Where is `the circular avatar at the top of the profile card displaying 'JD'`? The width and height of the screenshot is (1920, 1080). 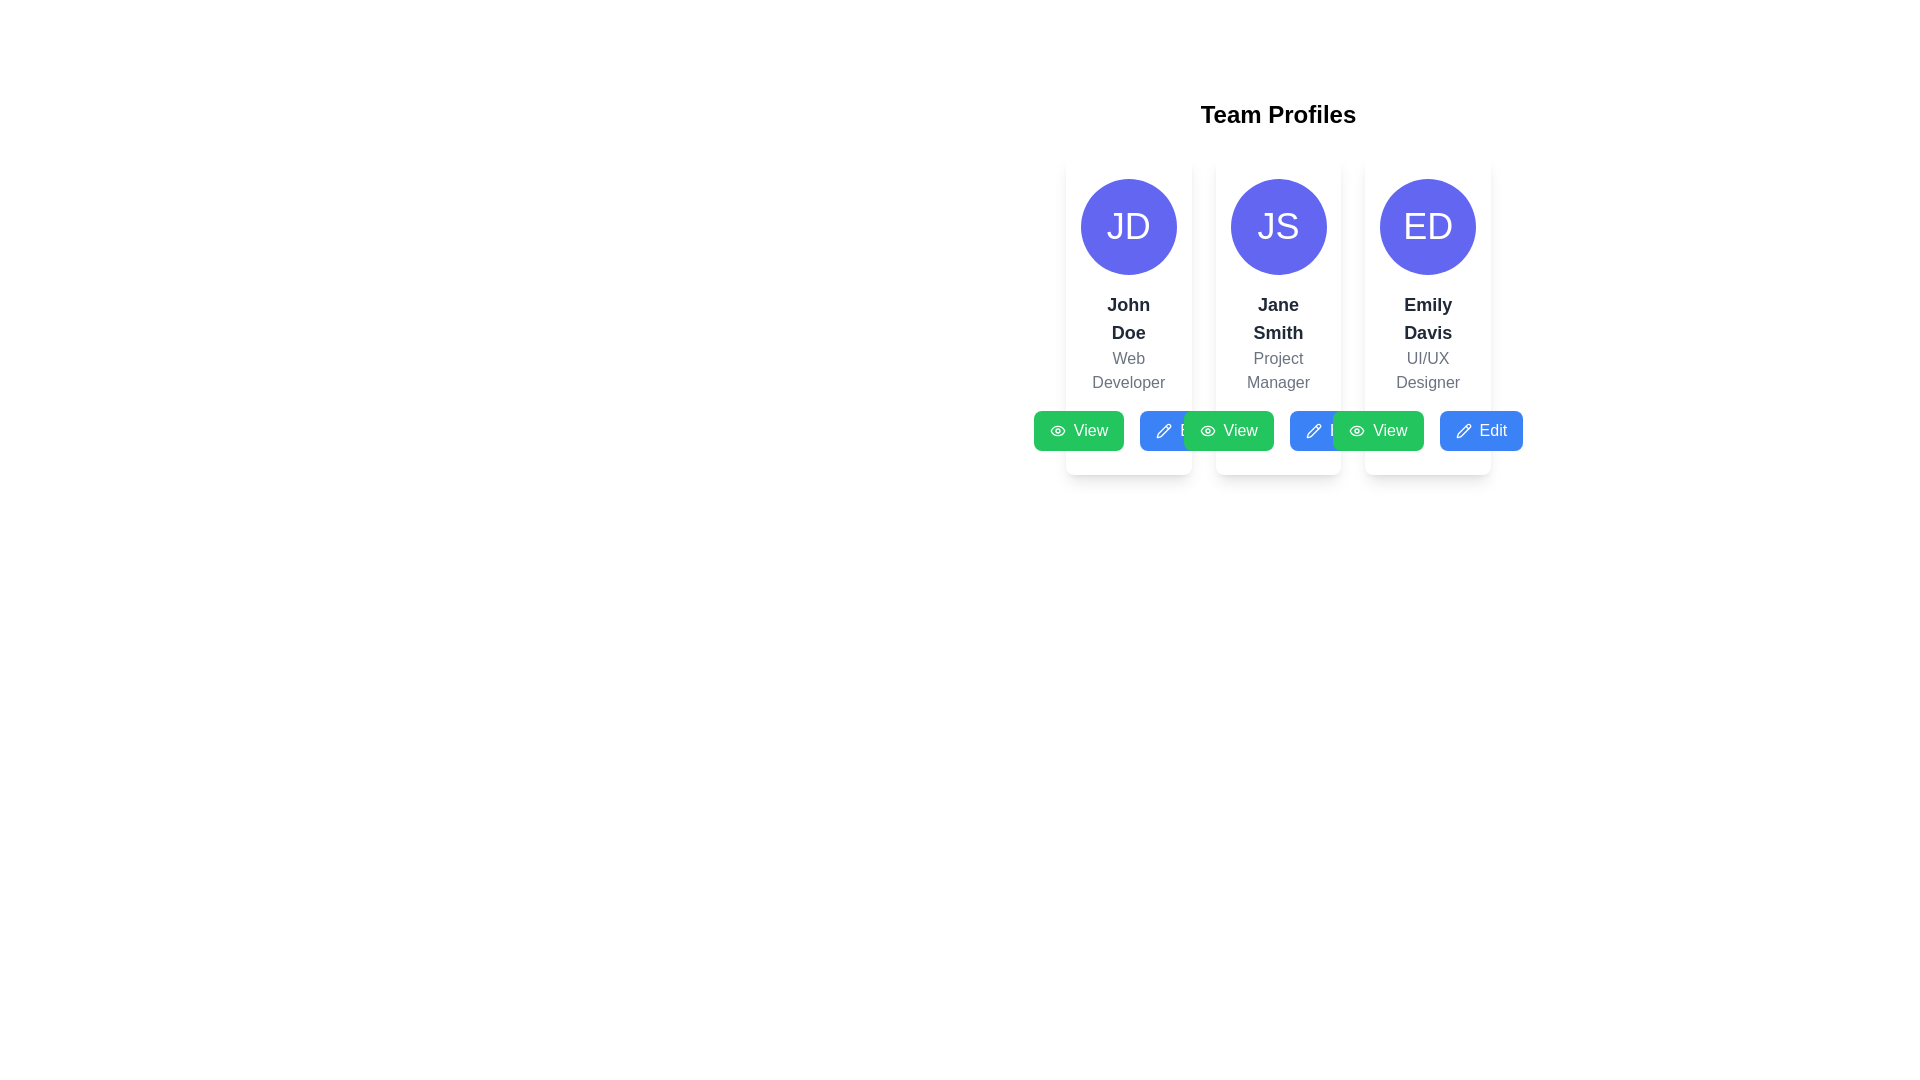 the circular avatar at the top of the profile card displaying 'JD' is located at coordinates (1128, 315).